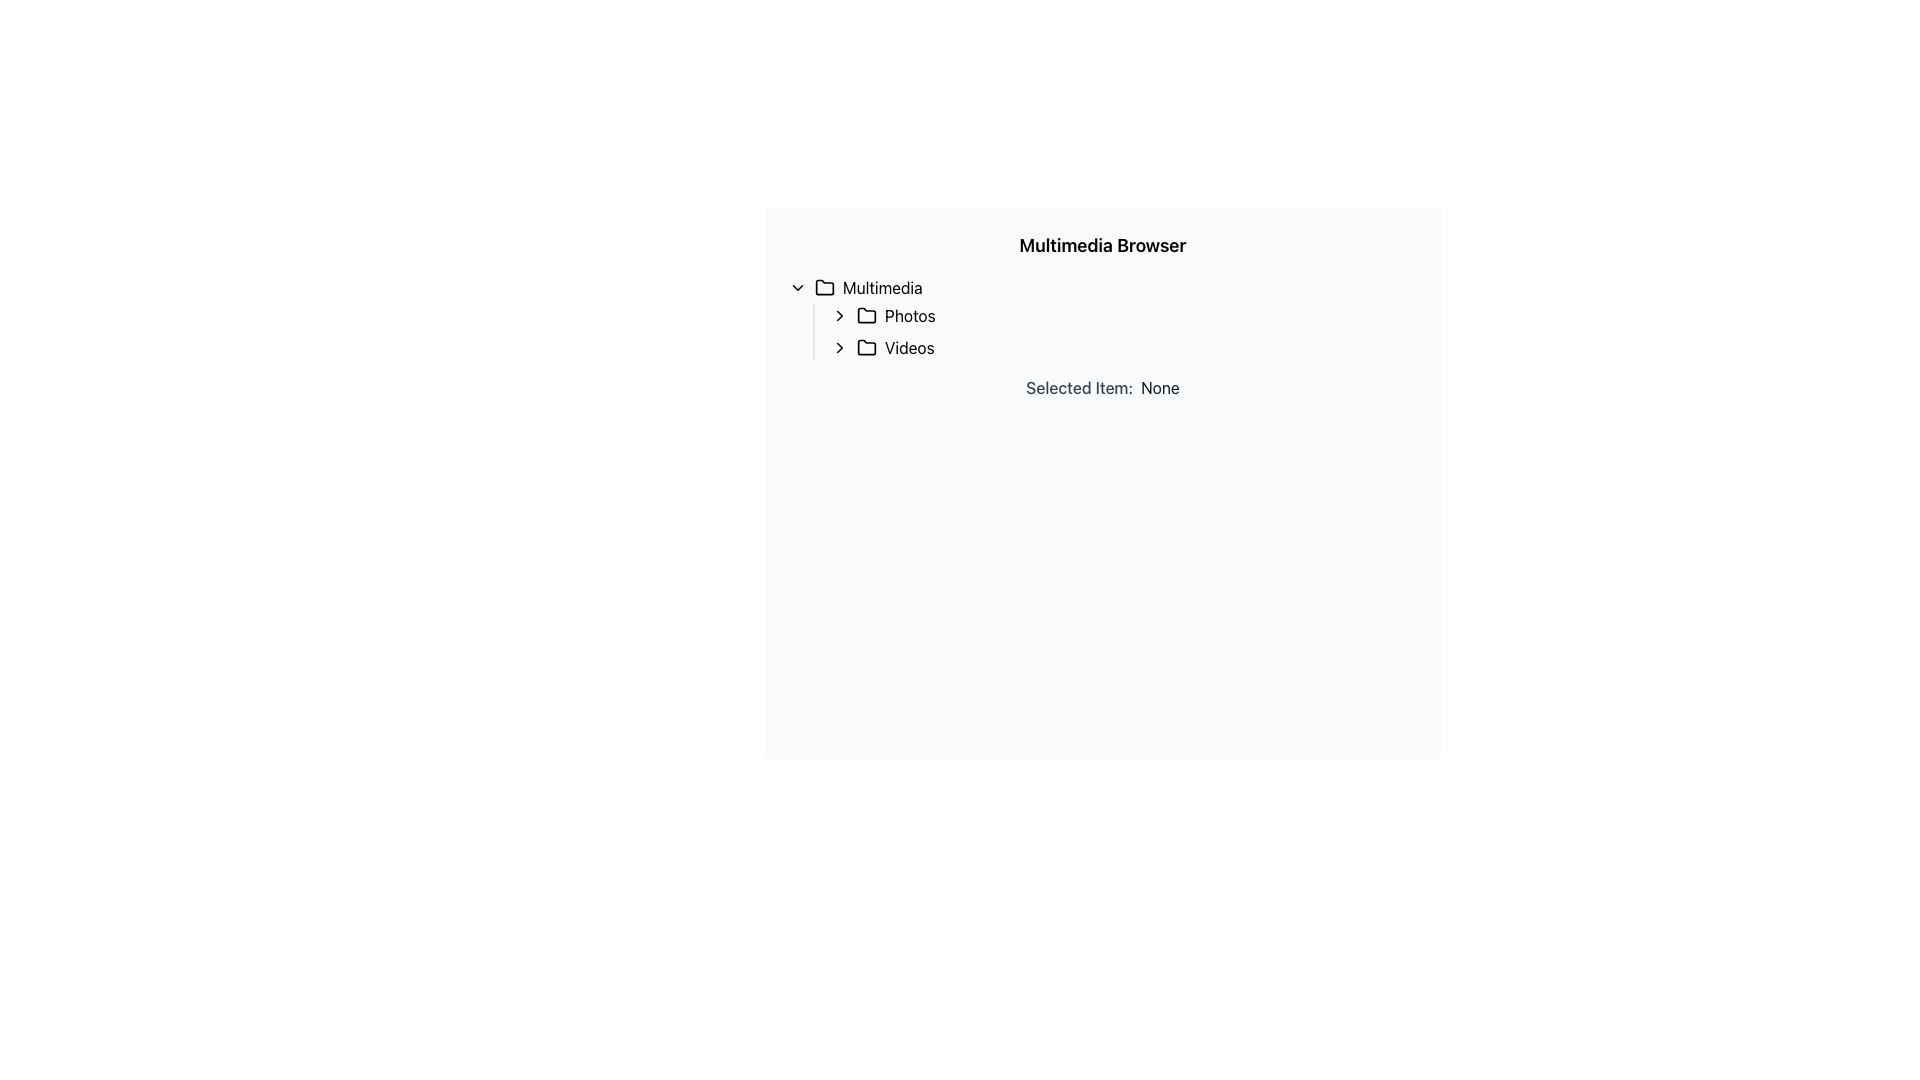 This screenshot has height=1080, width=1920. I want to click on the rightward-pointing chevron arrow icon located adjacent to the 'Videos' text label under the 'Multimedia' tree structure in the left panel, so click(840, 346).